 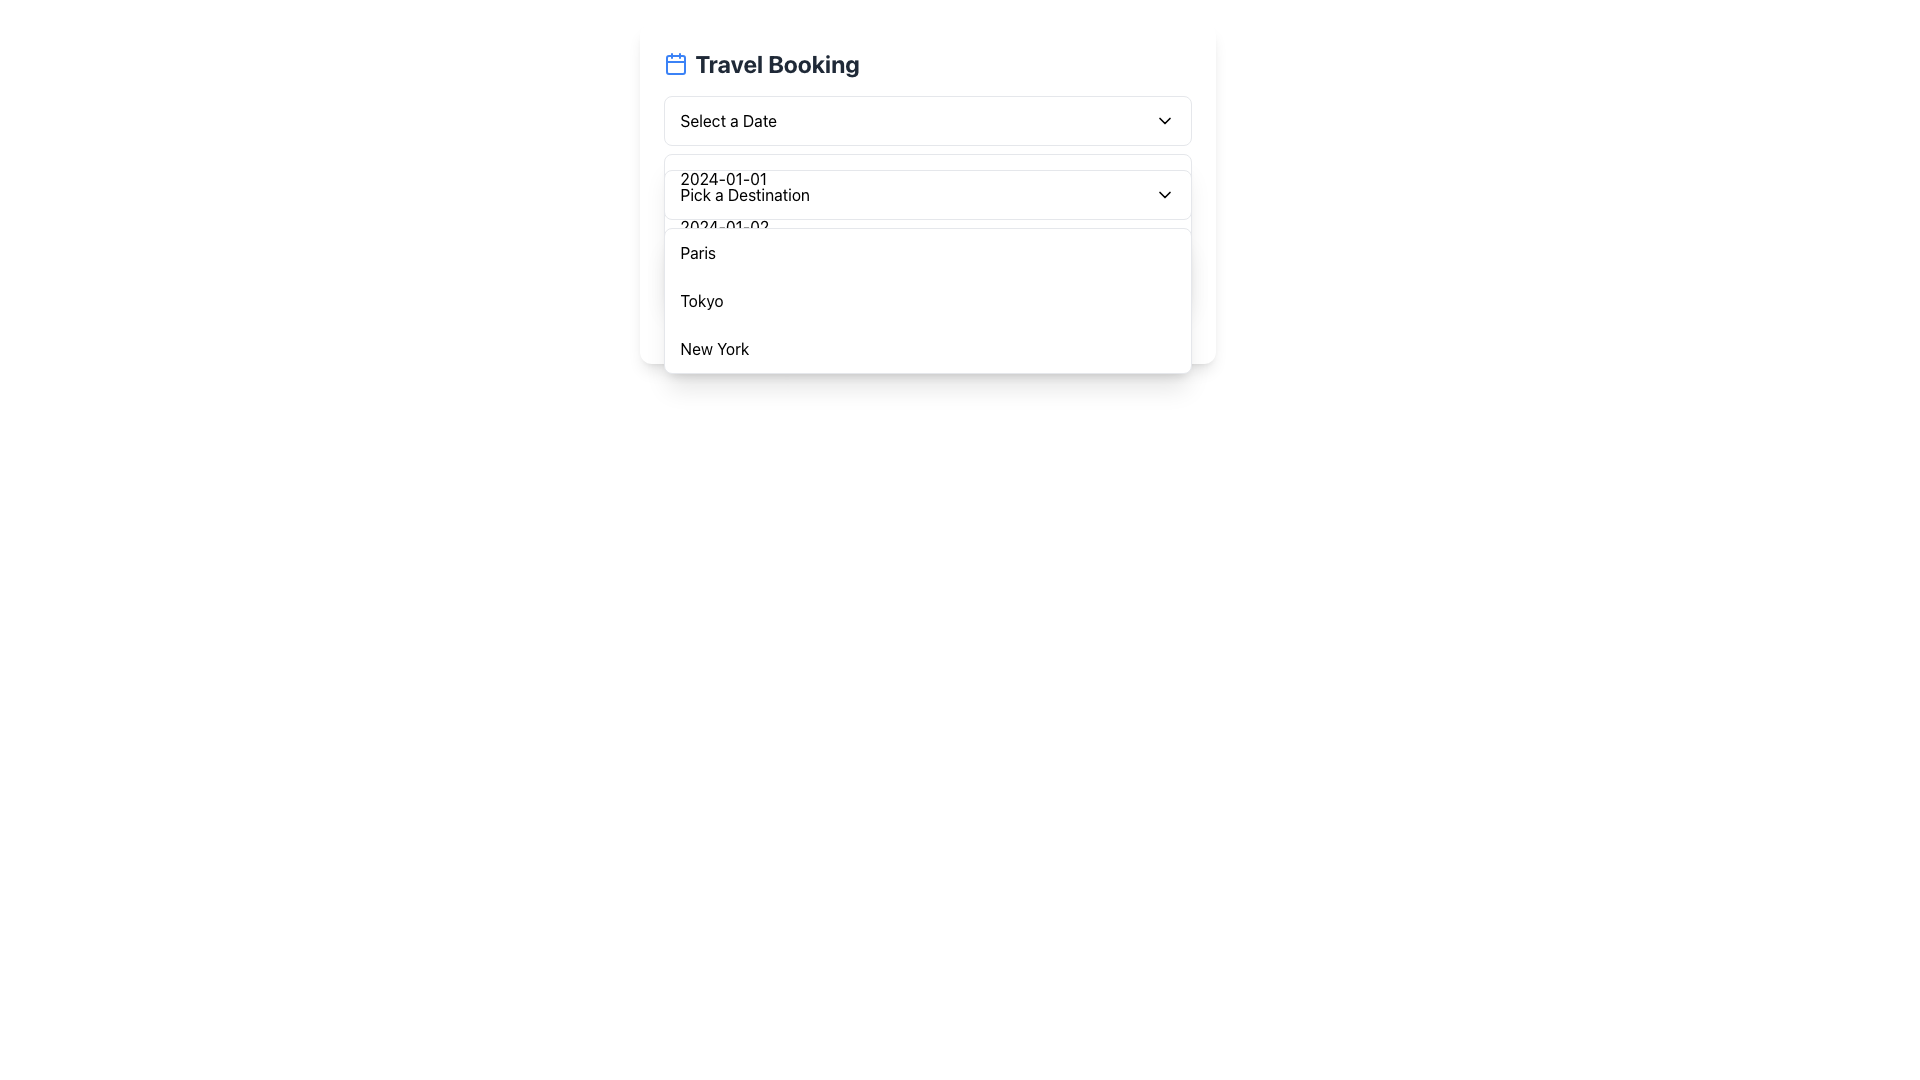 I want to click on to select the date '2024-01-02' from the dropdown menu under the 'Travel Booking' section, so click(x=926, y=226).